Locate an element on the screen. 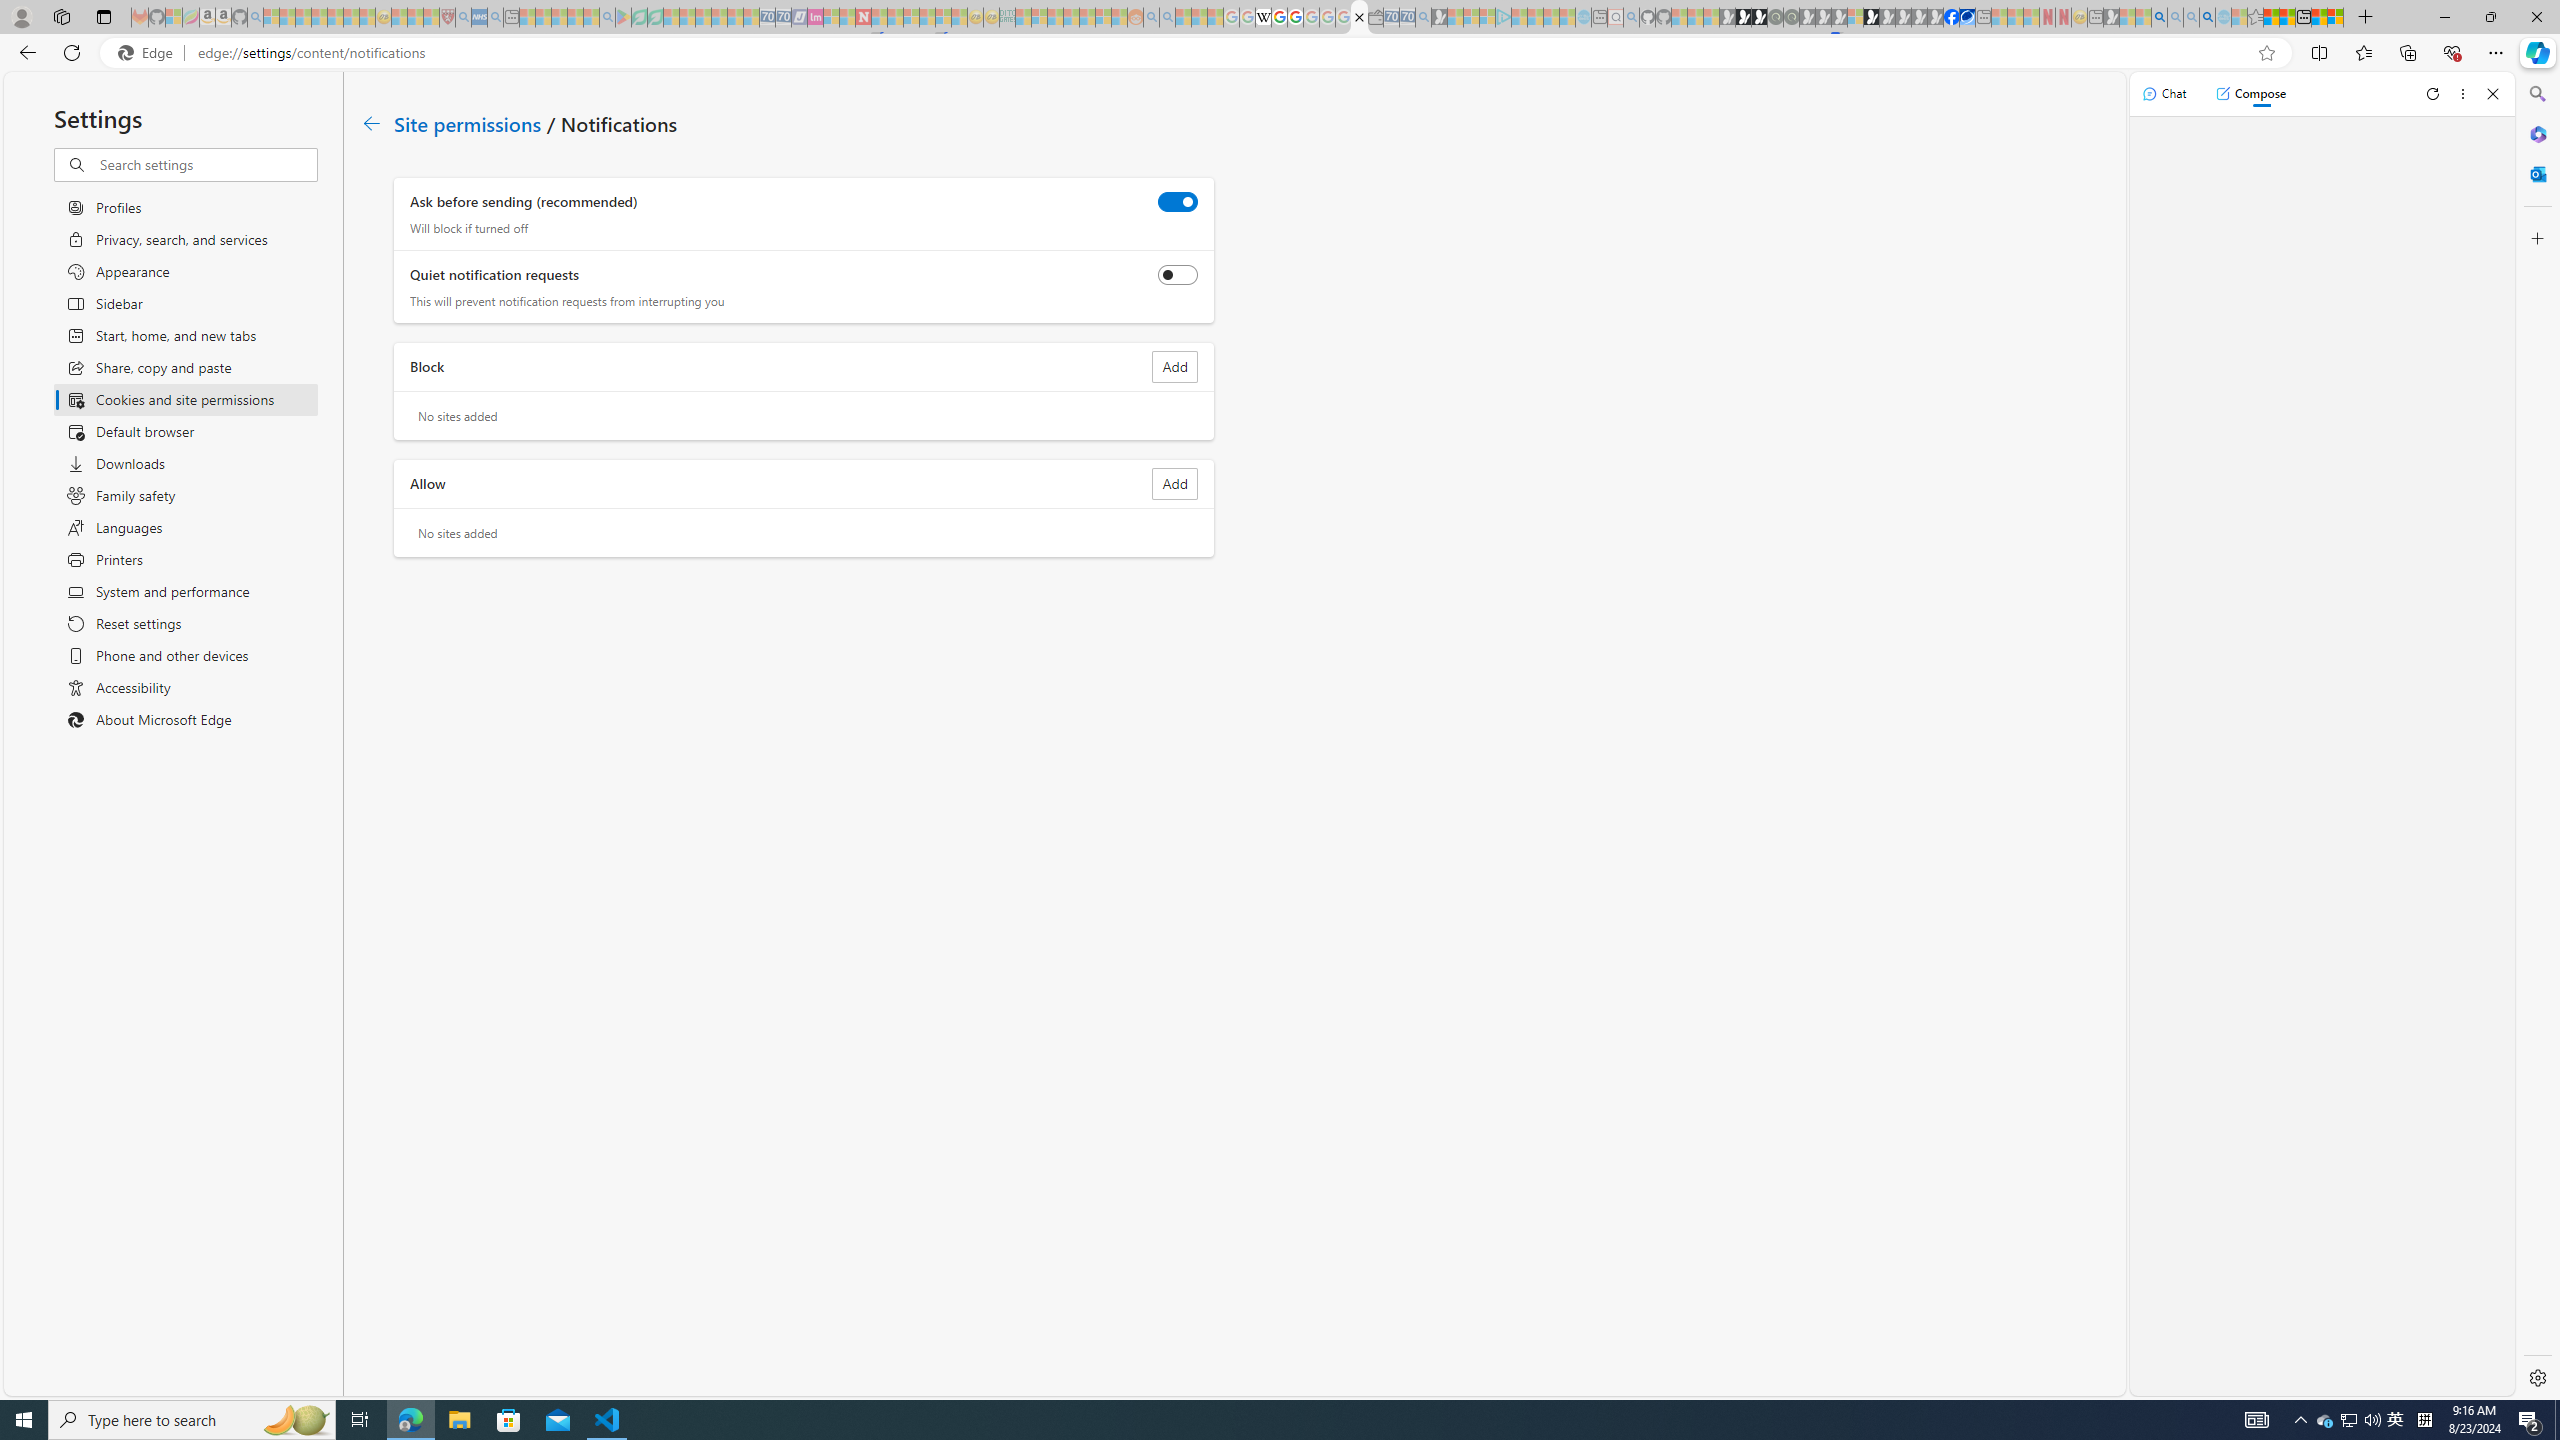  'Add site to Allow list' is located at coordinates (1174, 482).